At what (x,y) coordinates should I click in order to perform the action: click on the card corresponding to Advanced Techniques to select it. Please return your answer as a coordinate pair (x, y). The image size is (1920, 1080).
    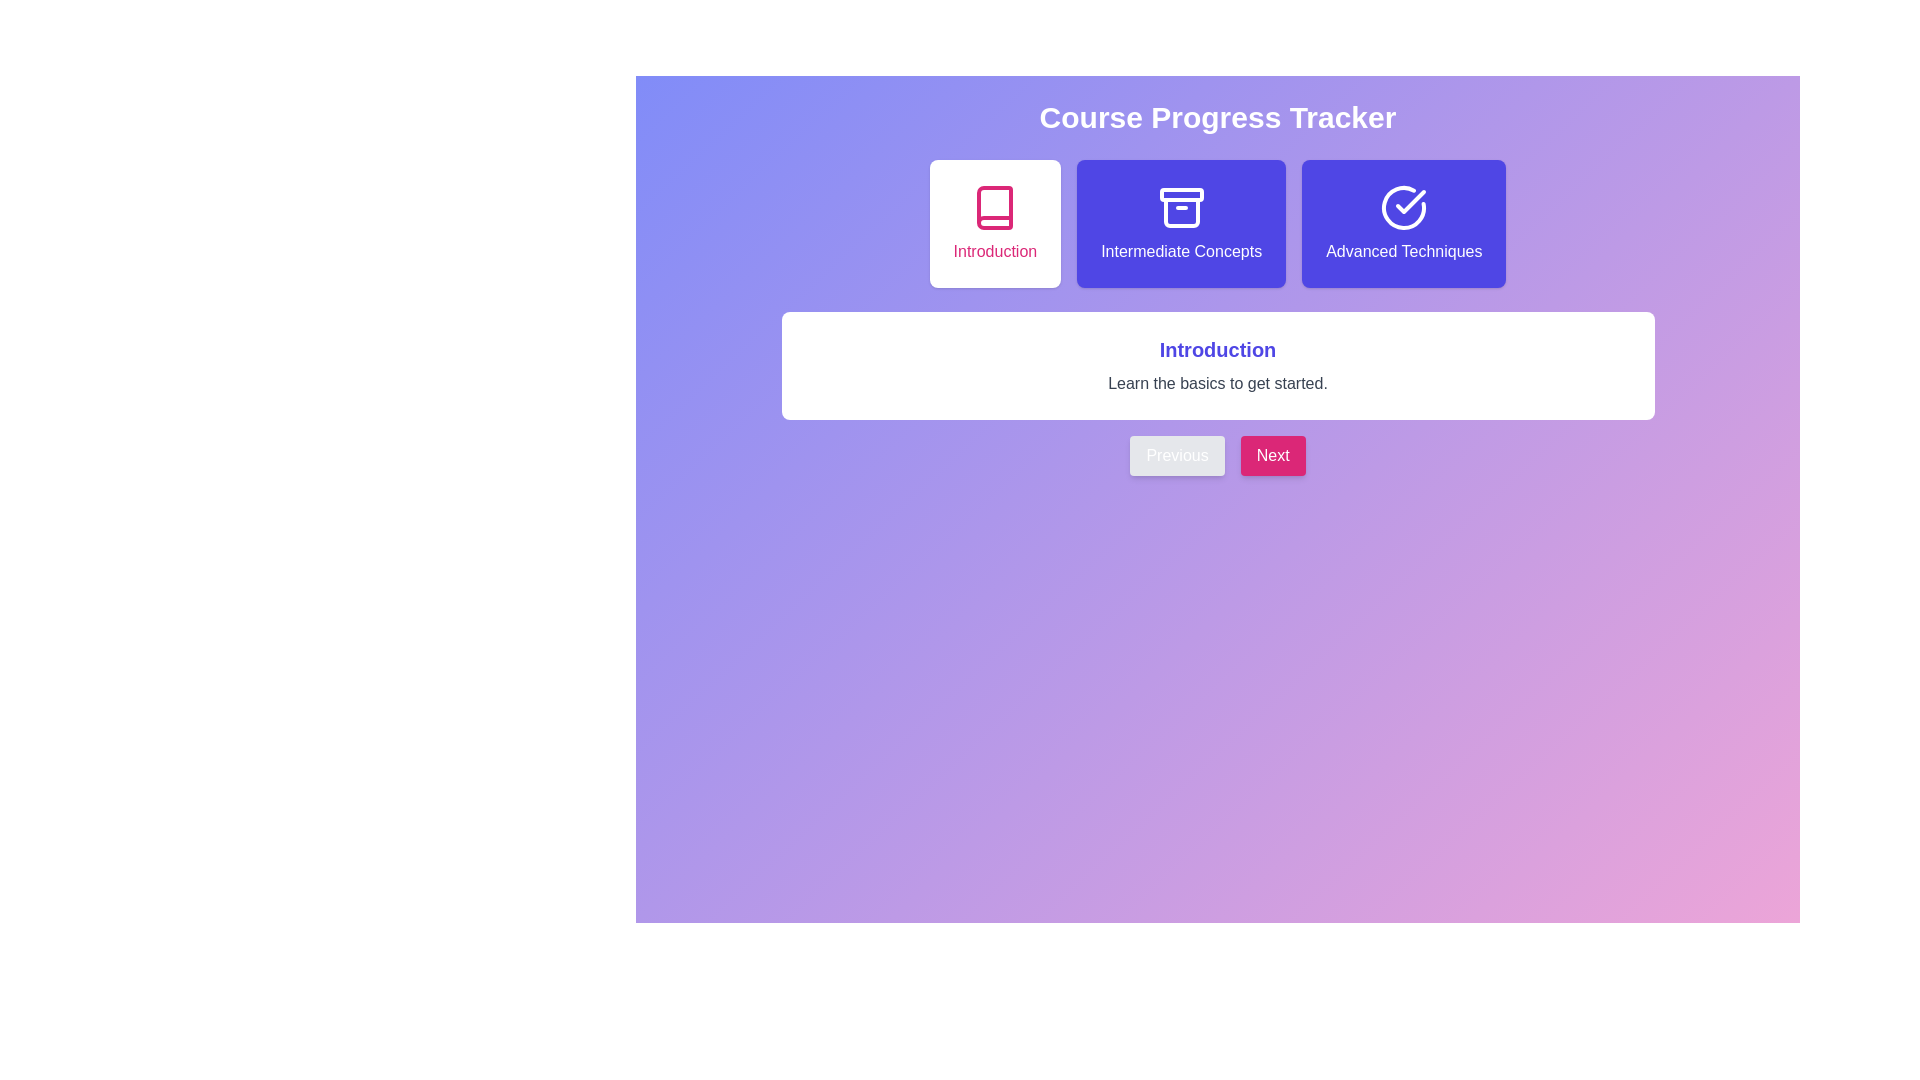
    Looking at the image, I should click on (1403, 223).